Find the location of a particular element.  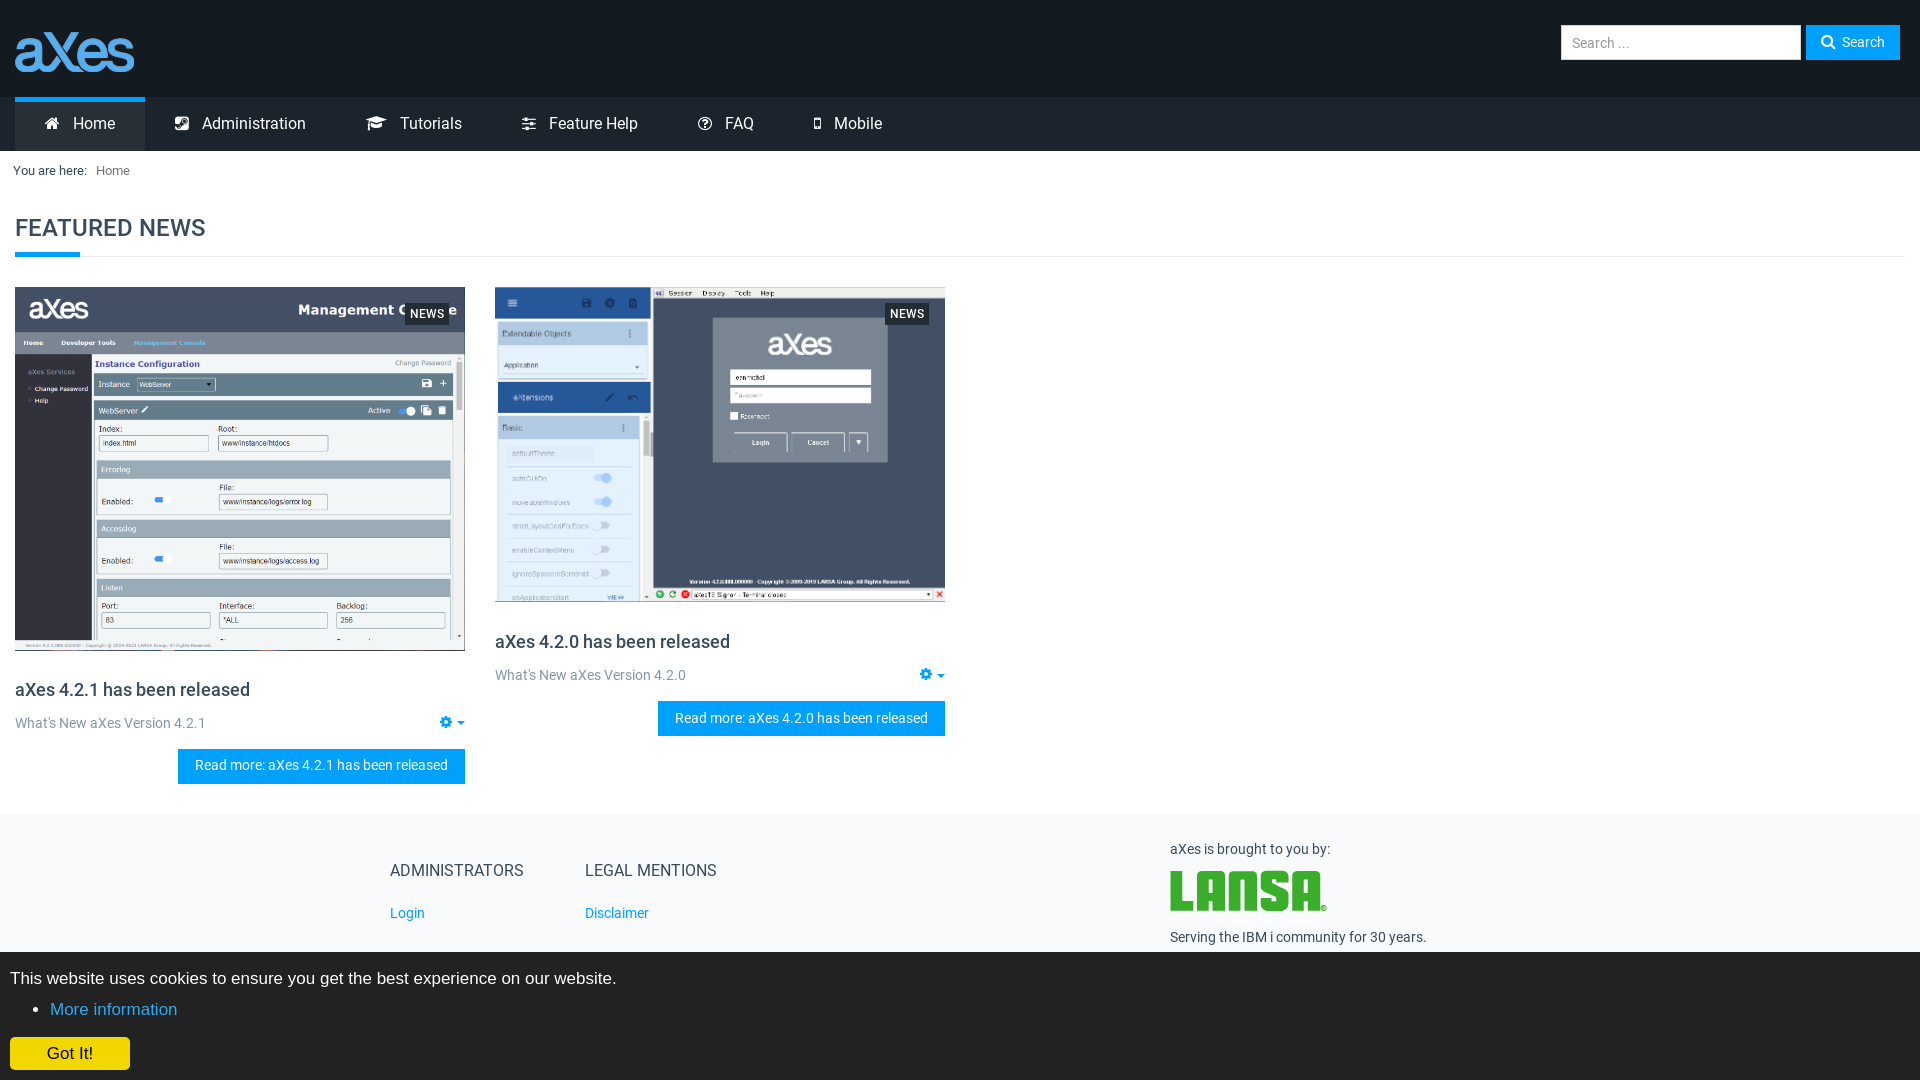

'Disclaimer' is located at coordinates (667, 913).